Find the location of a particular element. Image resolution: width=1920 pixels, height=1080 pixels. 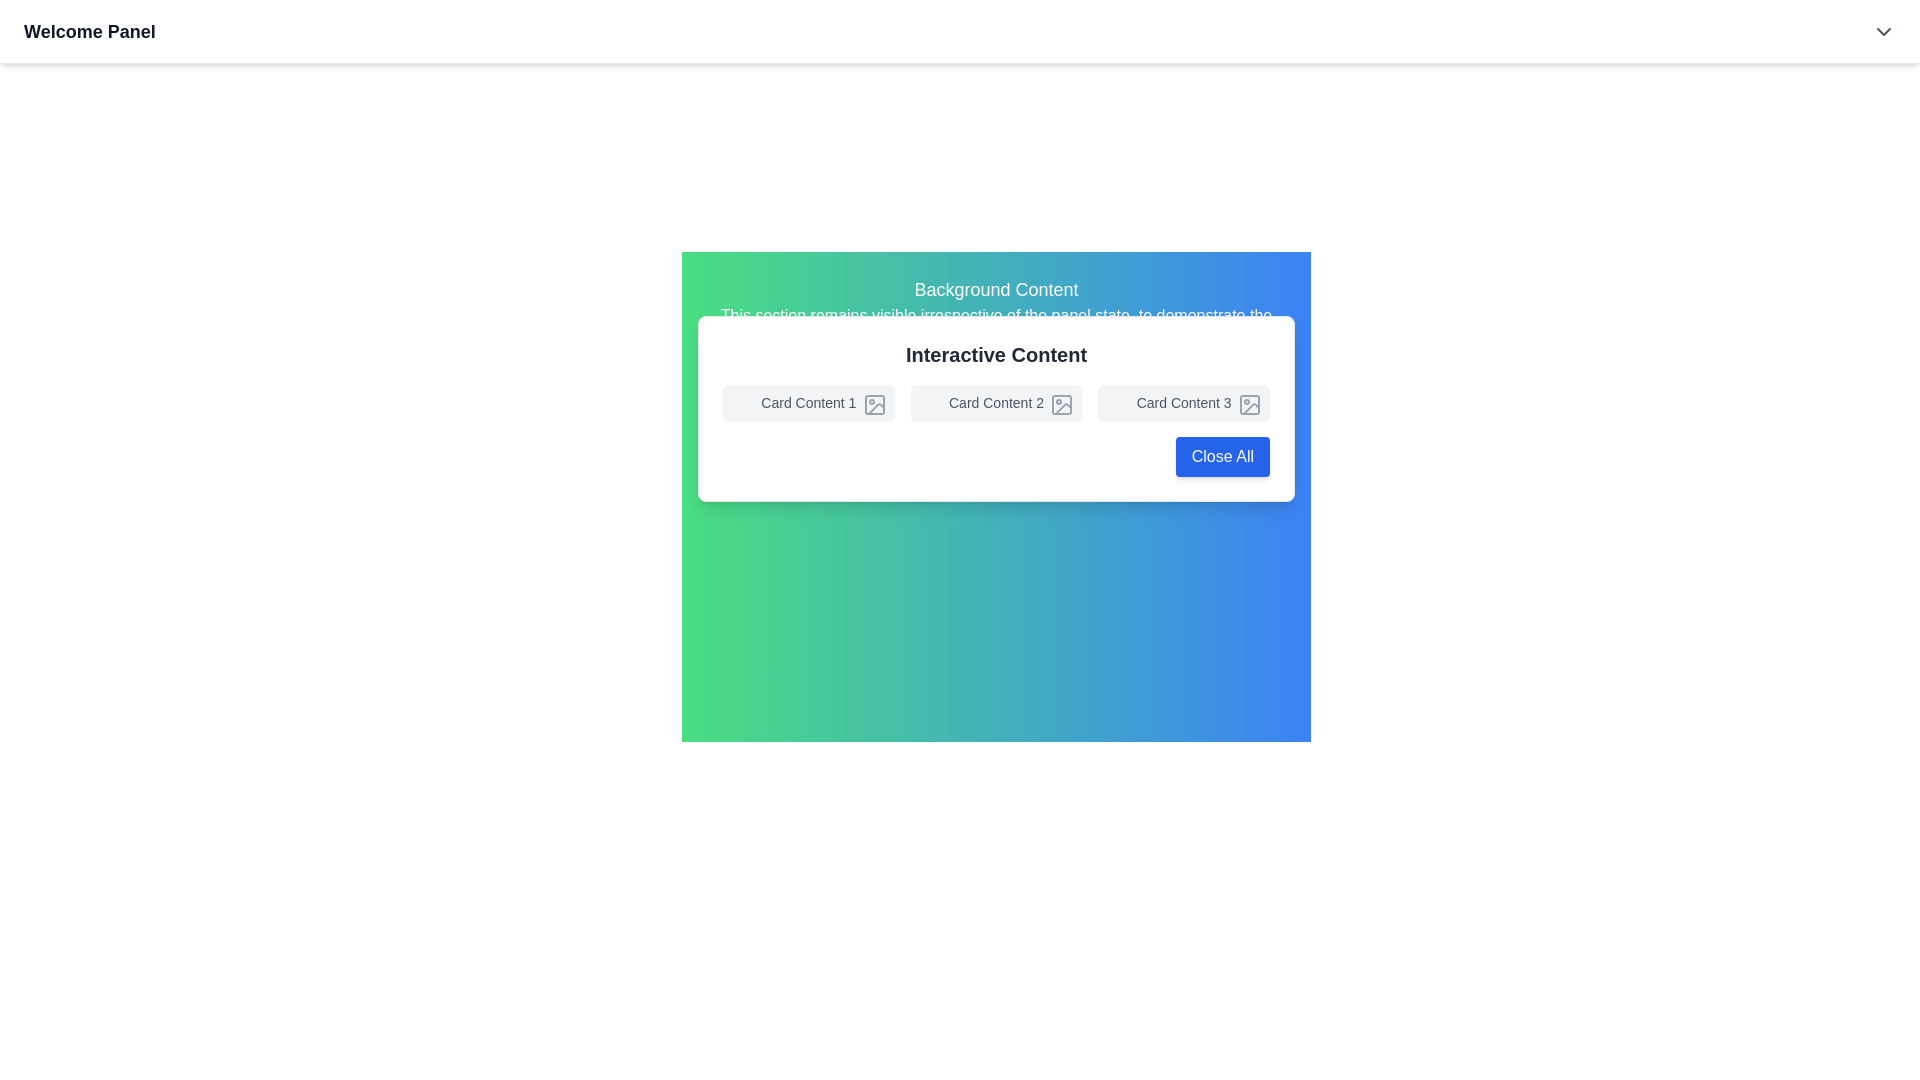

the card component in the grid layout that is horizontally centered beneath the text 'Interactive Content' and above the 'Close All' button is located at coordinates (996, 402).